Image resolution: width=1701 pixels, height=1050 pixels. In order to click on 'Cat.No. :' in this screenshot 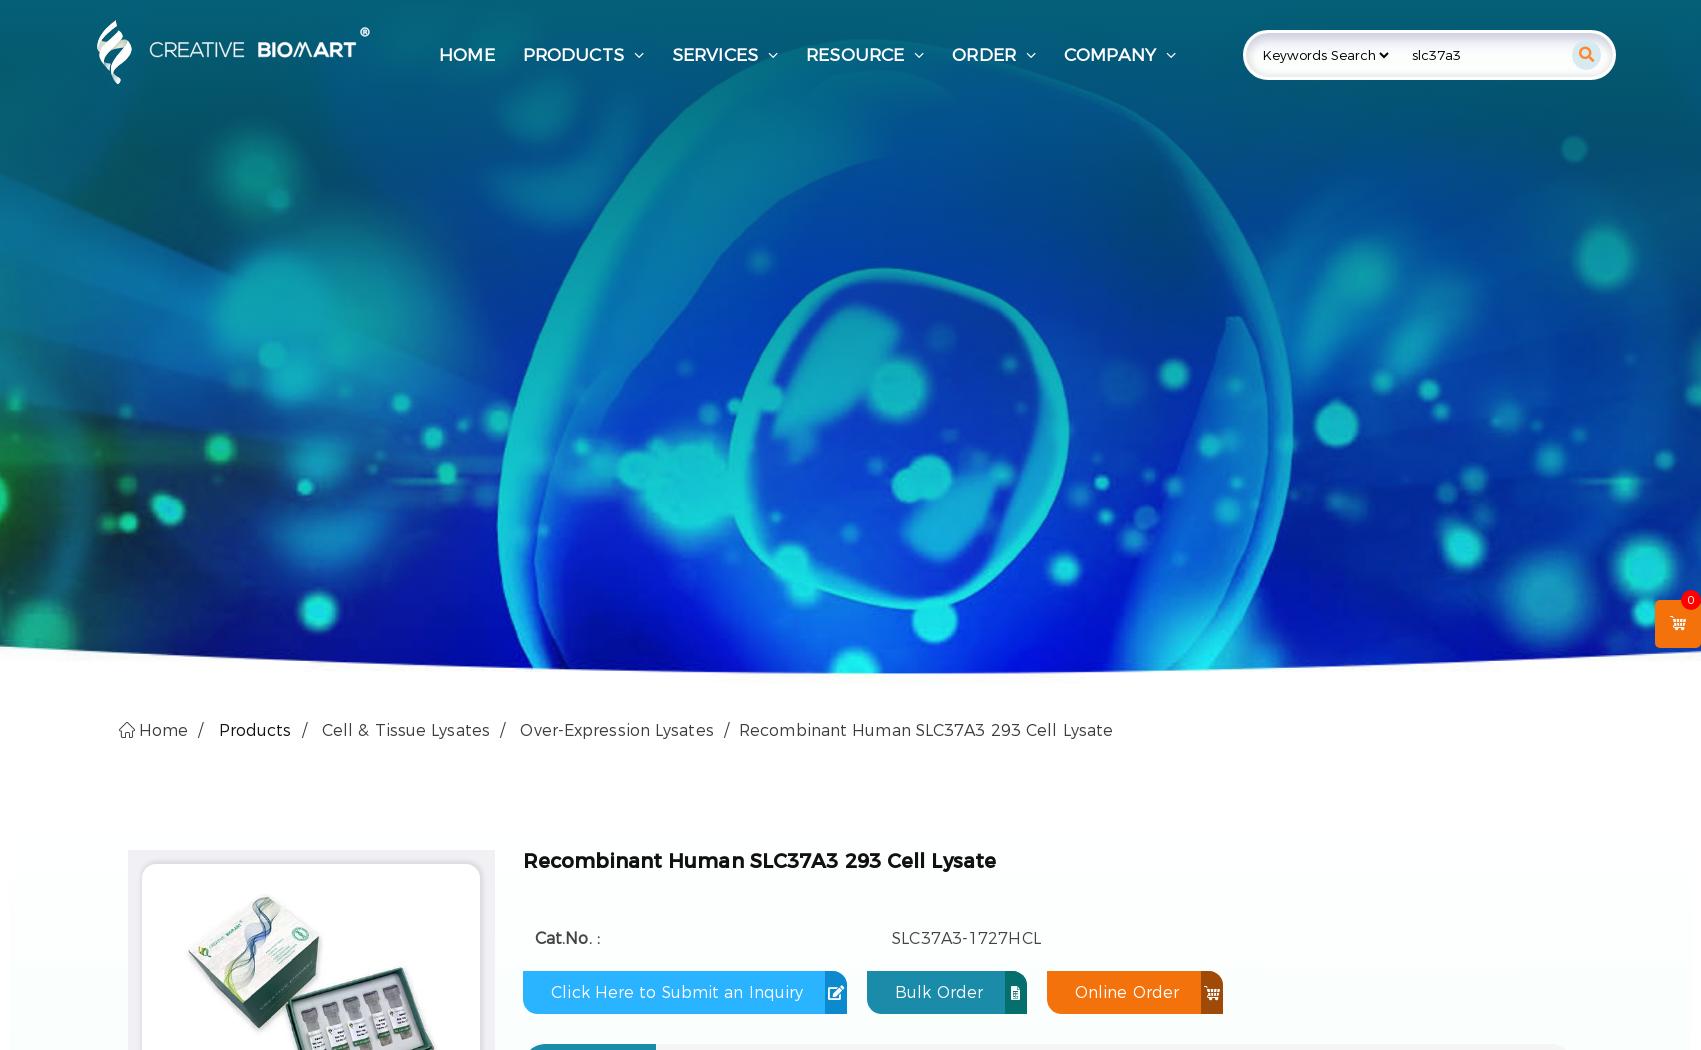, I will do `click(566, 937)`.